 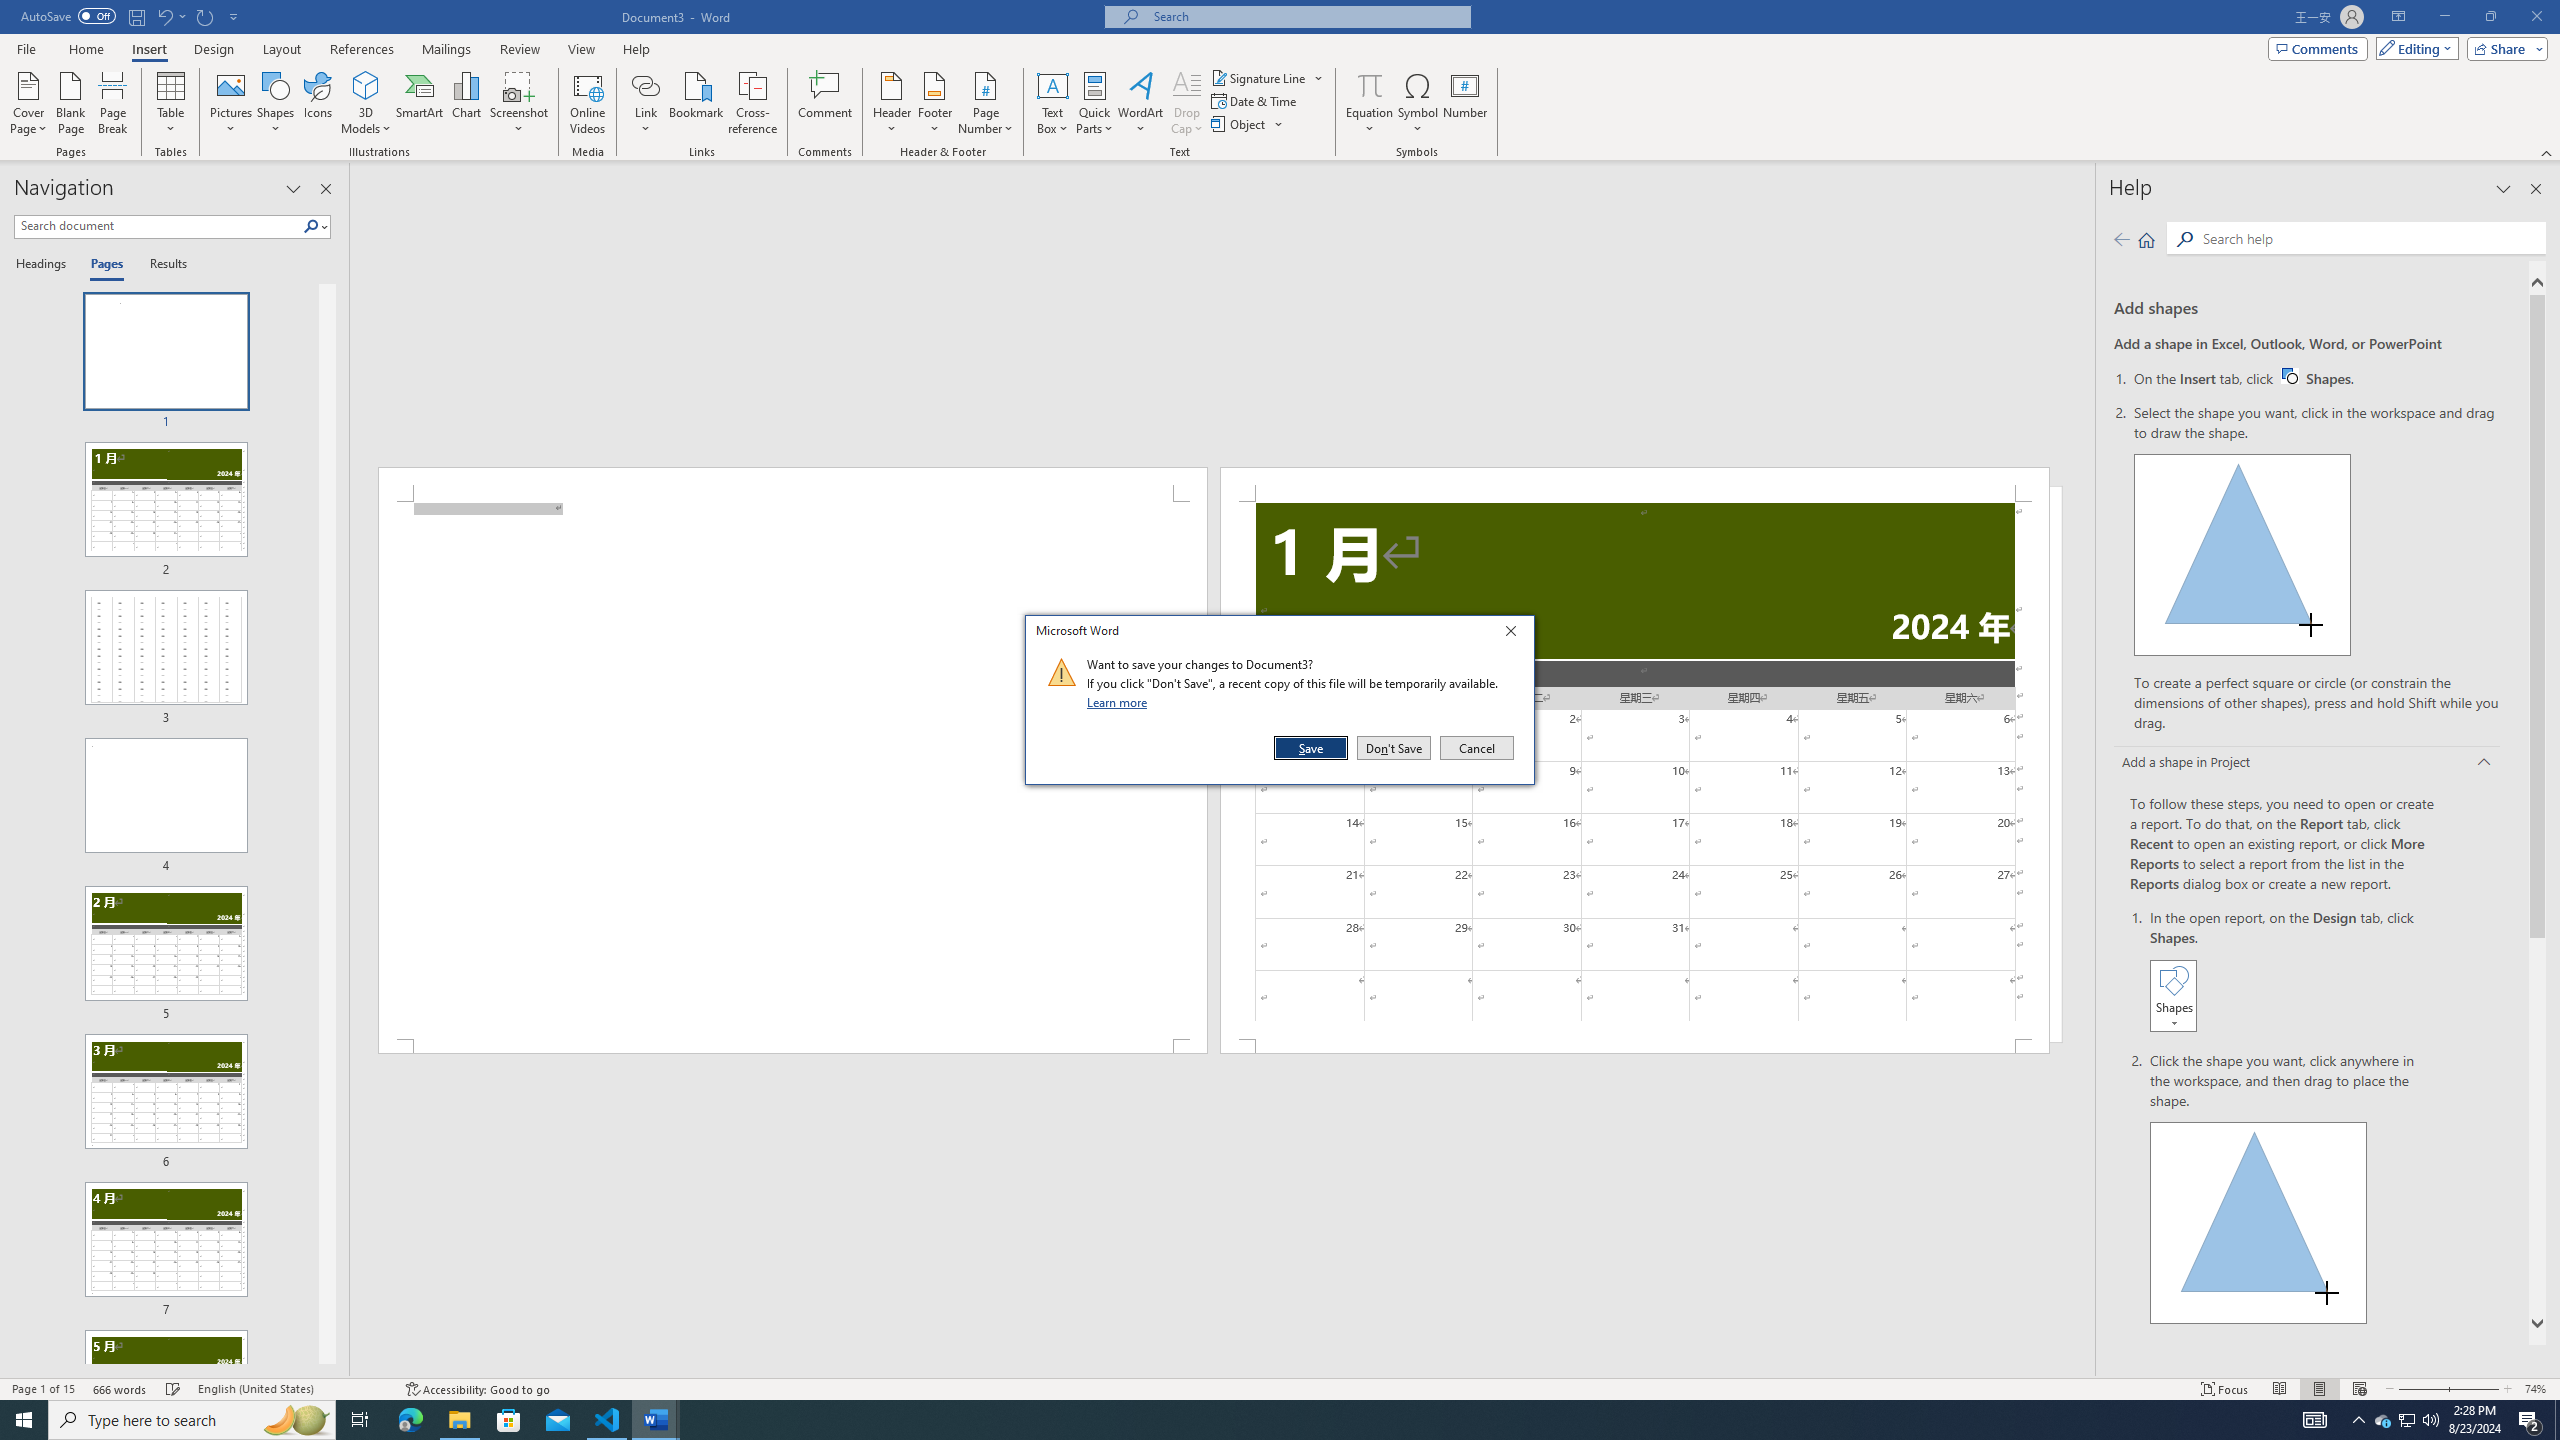 I want to click on 'Blank Page', so click(x=70, y=103).